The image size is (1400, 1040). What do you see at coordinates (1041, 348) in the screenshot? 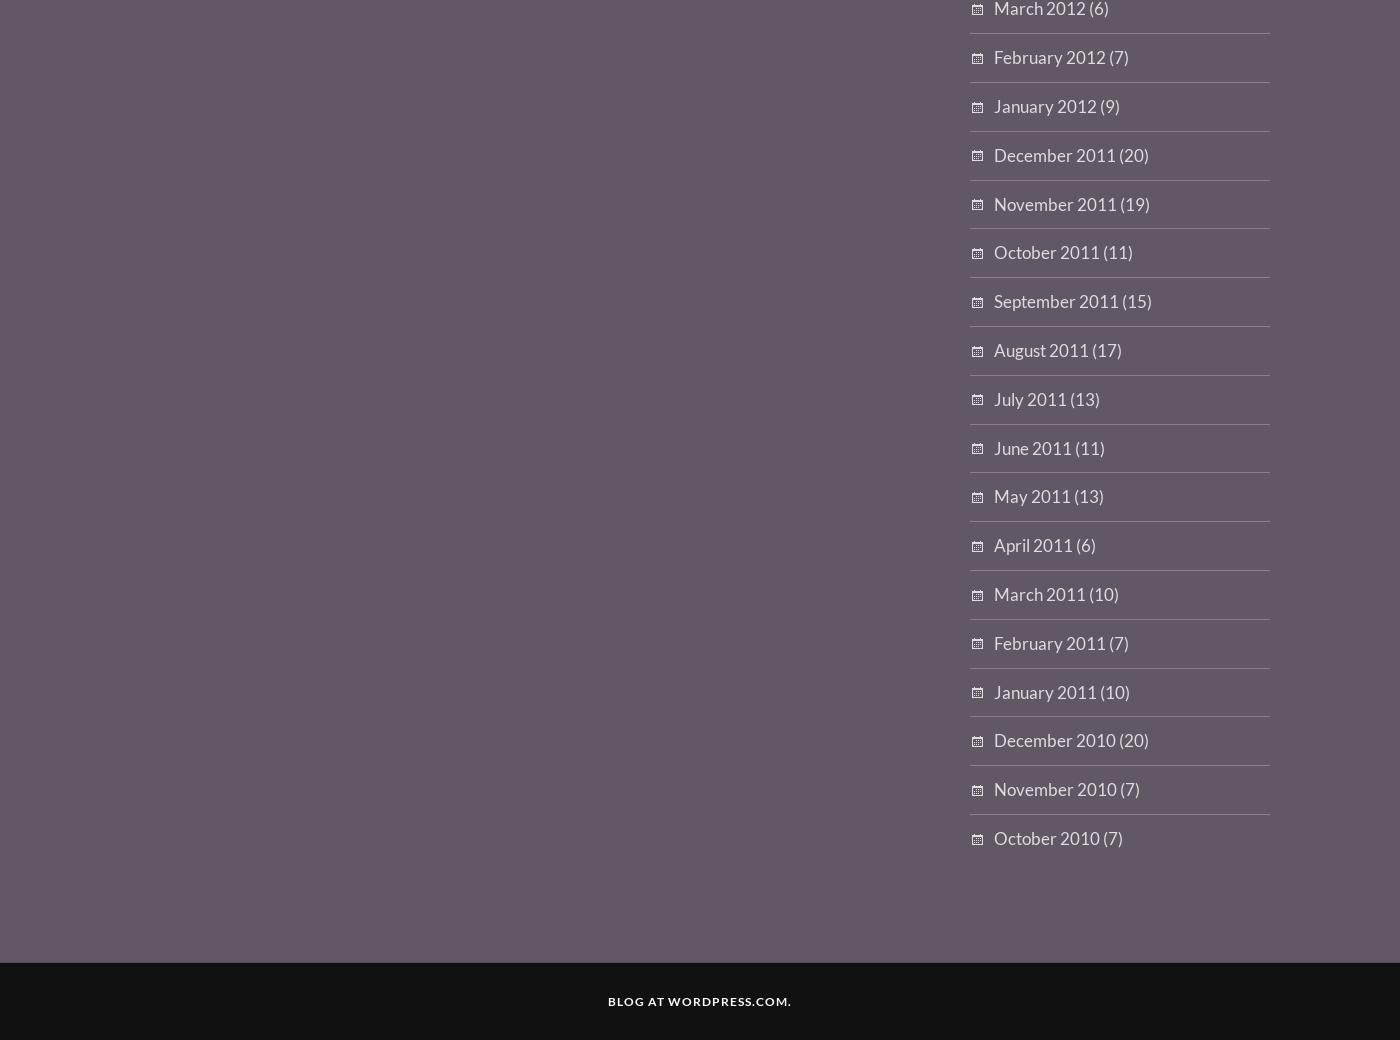
I see `'August 2011'` at bounding box center [1041, 348].